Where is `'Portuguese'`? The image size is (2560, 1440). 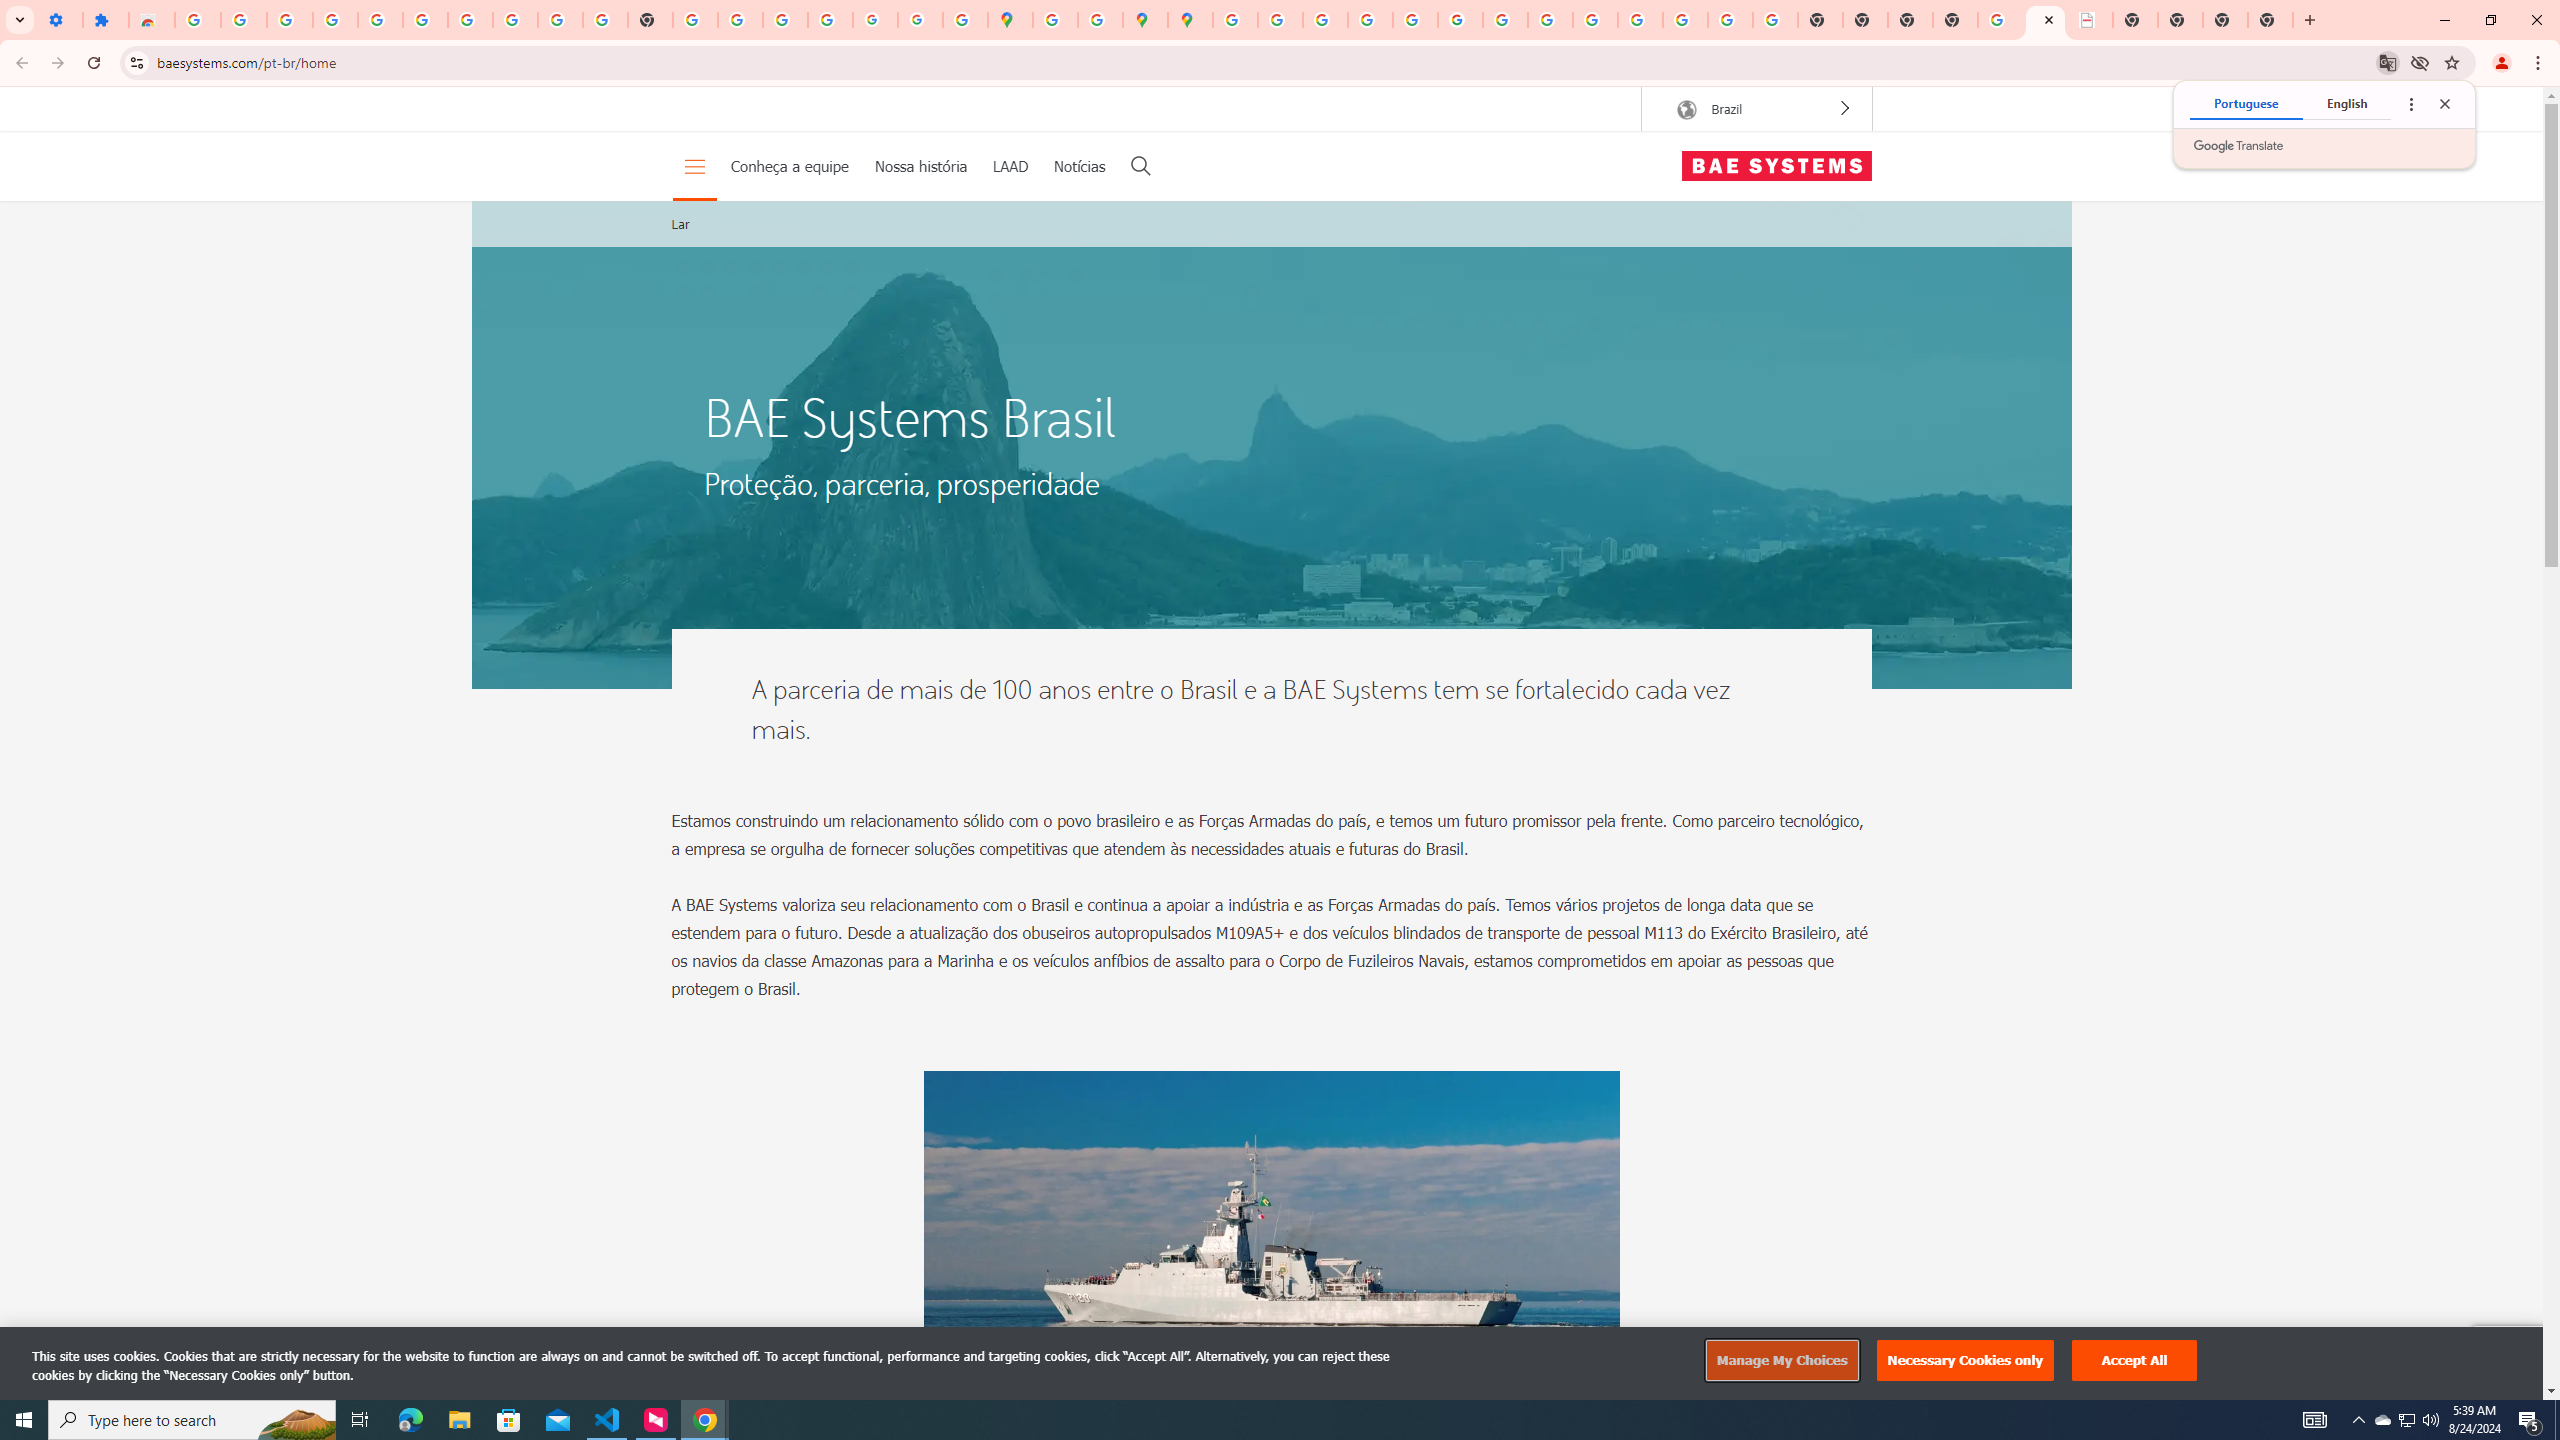
'Portuguese' is located at coordinates (2246, 103).